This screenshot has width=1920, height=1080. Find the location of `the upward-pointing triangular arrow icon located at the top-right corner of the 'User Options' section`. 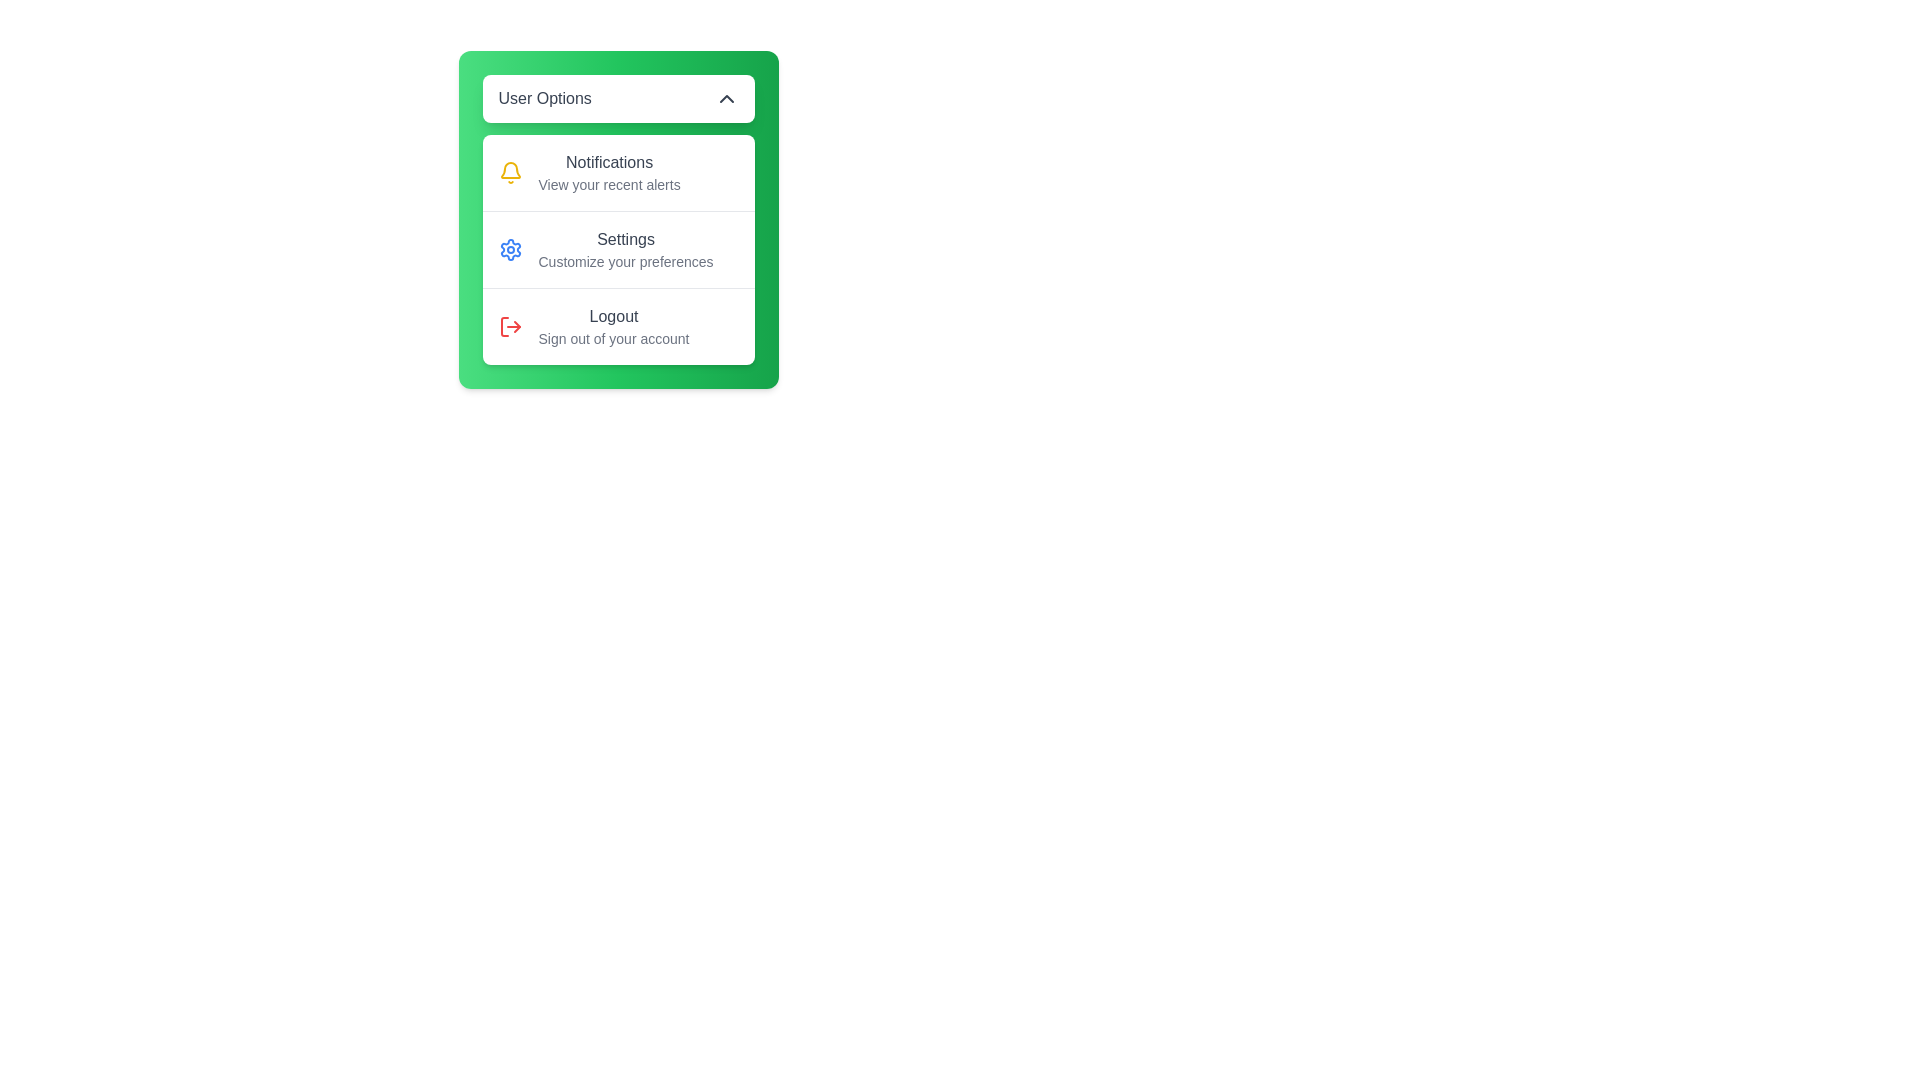

the upward-pointing triangular arrow icon located at the top-right corner of the 'User Options' section is located at coordinates (725, 99).